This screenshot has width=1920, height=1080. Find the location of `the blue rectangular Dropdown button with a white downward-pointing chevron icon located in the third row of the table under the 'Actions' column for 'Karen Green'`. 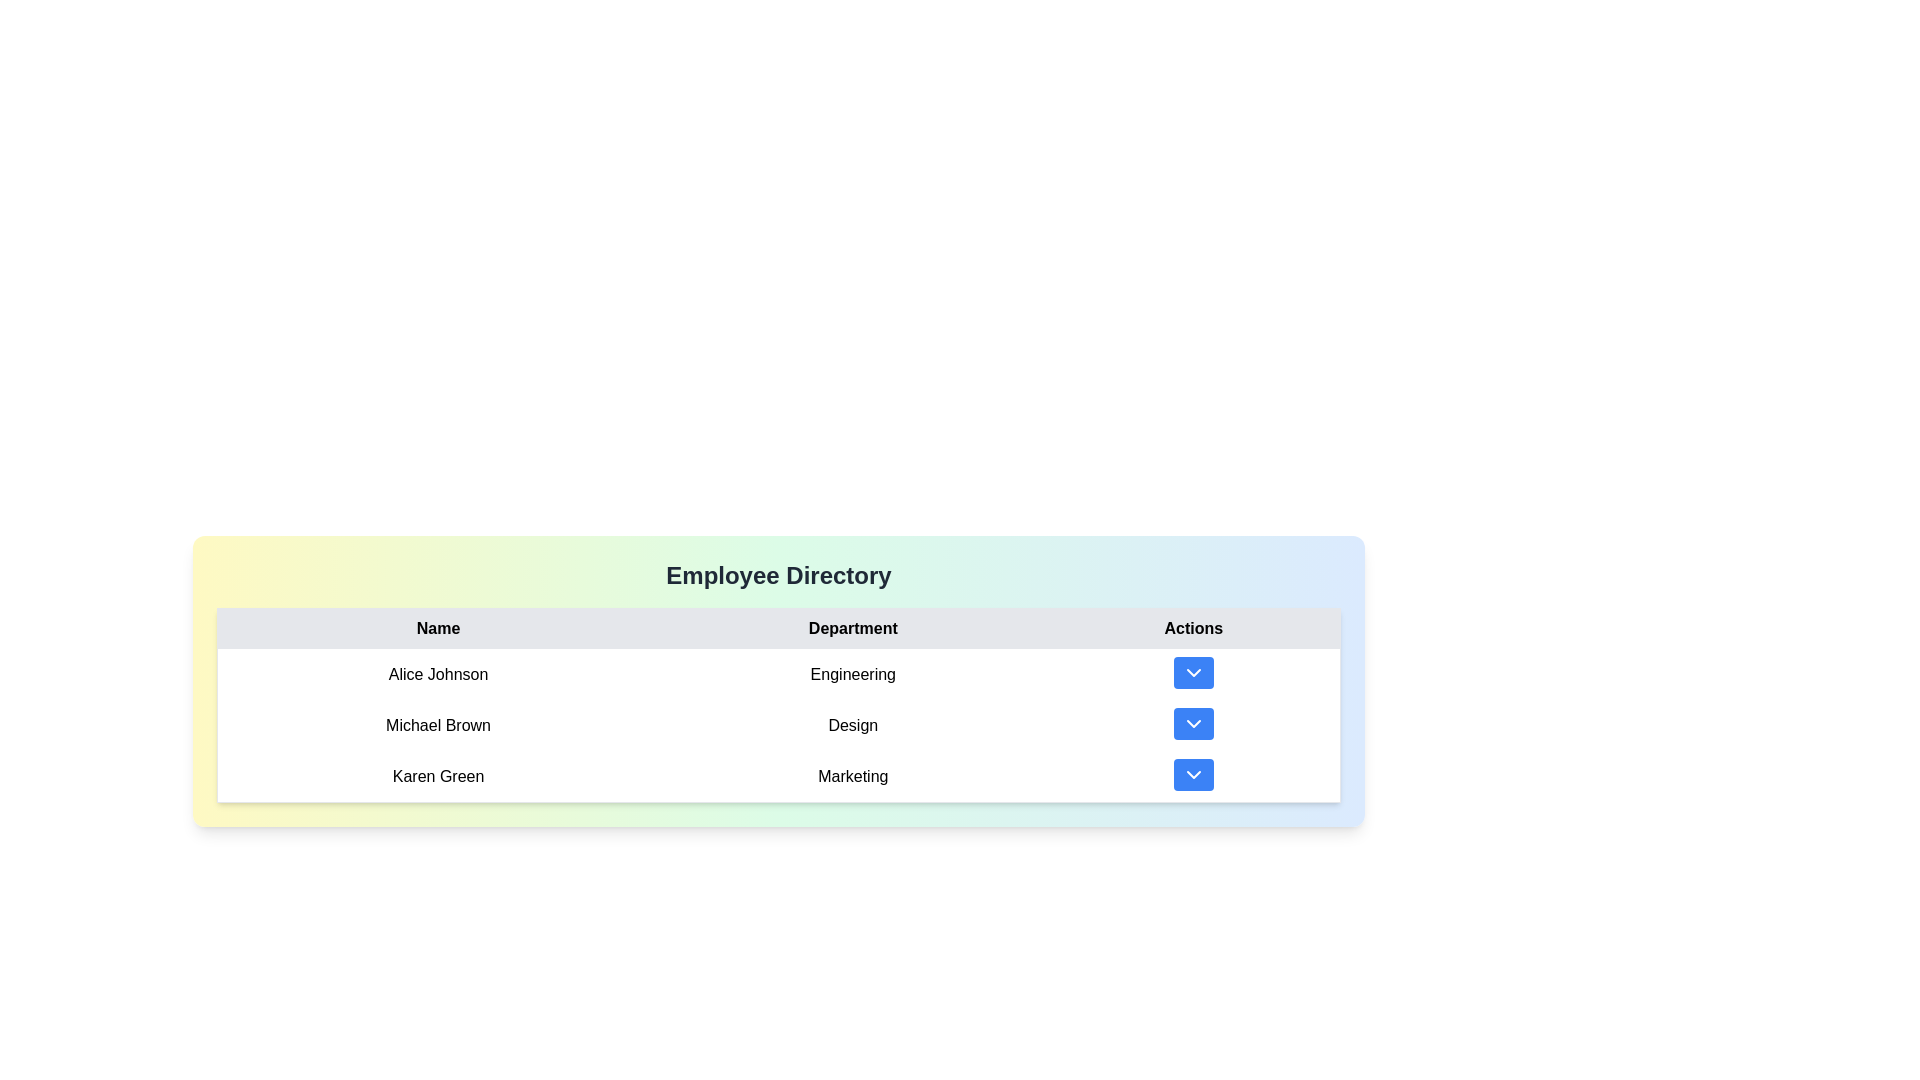

the blue rectangular Dropdown button with a white downward-pointing chevron icon located in the third row of the table under the 'Actions' column for 'Karen Green' is located at coordinates (1194, 775).